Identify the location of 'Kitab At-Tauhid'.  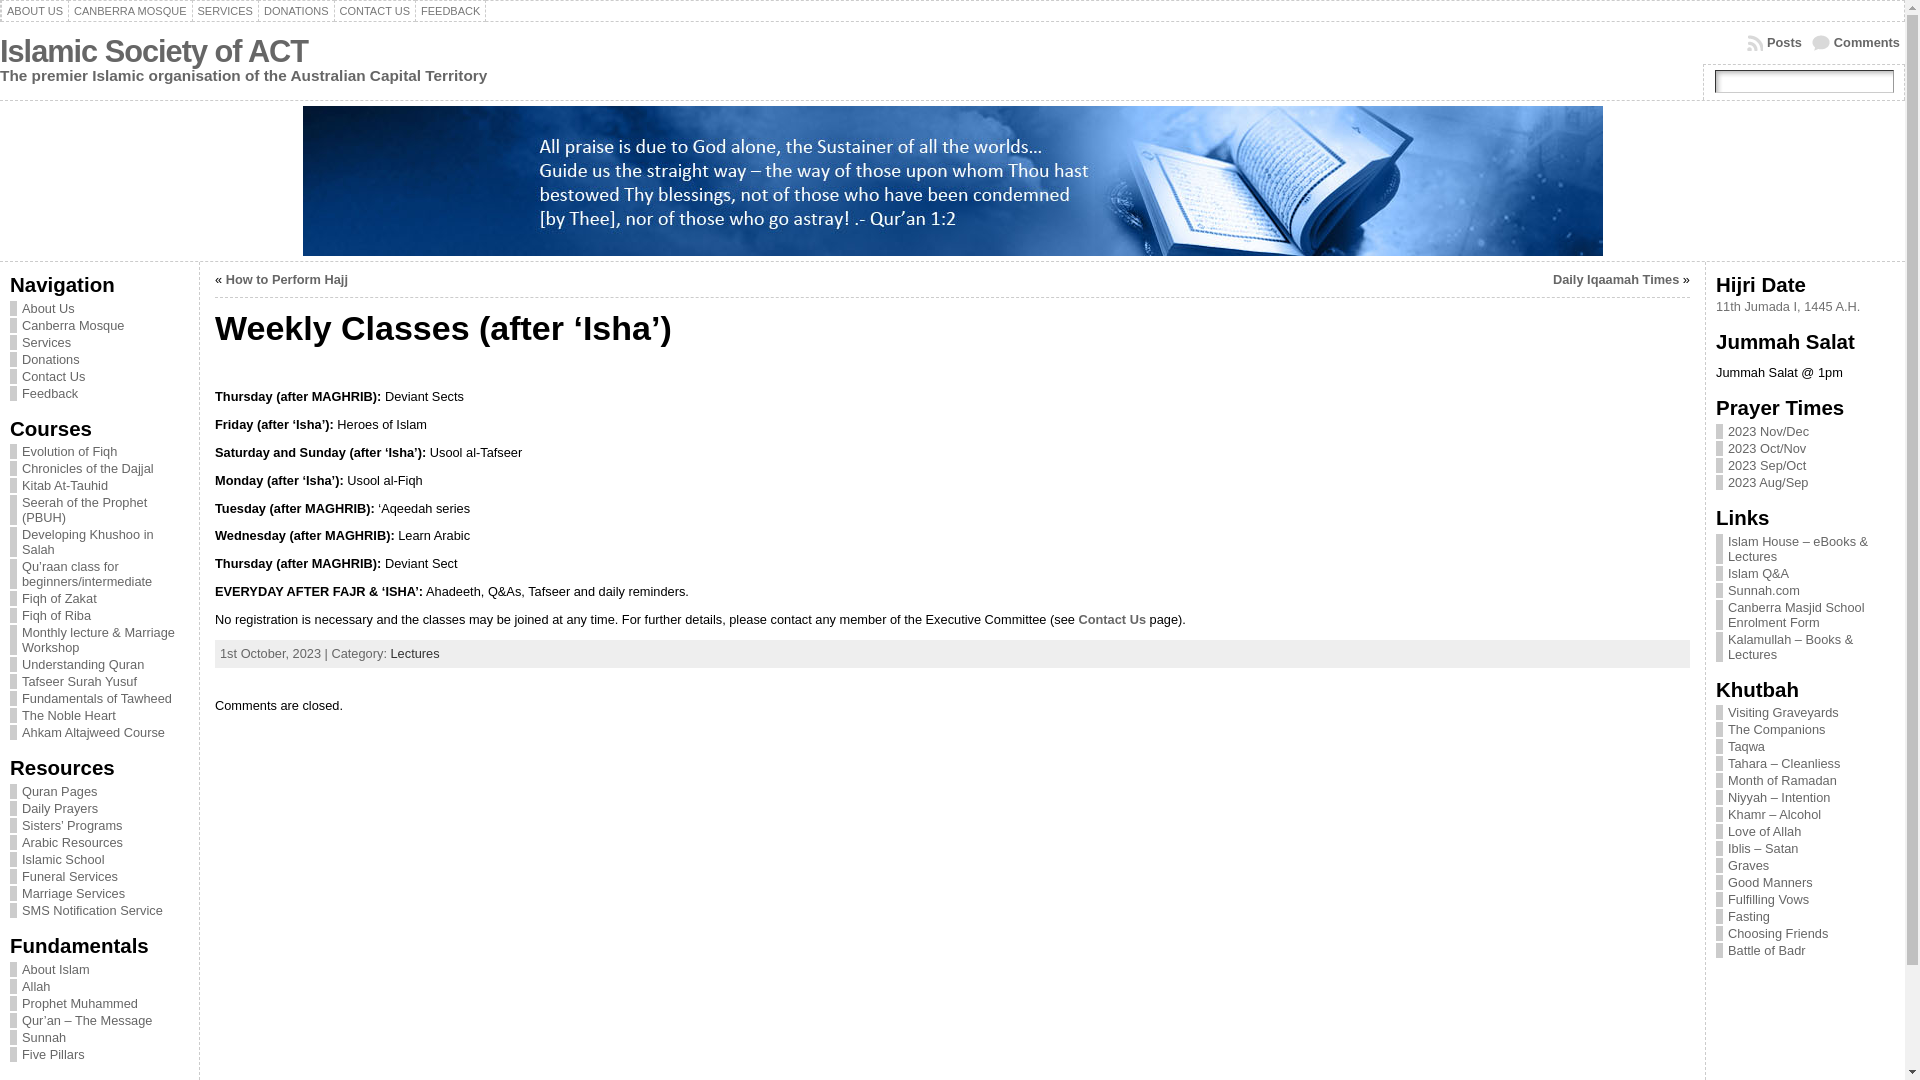
(98, 485).